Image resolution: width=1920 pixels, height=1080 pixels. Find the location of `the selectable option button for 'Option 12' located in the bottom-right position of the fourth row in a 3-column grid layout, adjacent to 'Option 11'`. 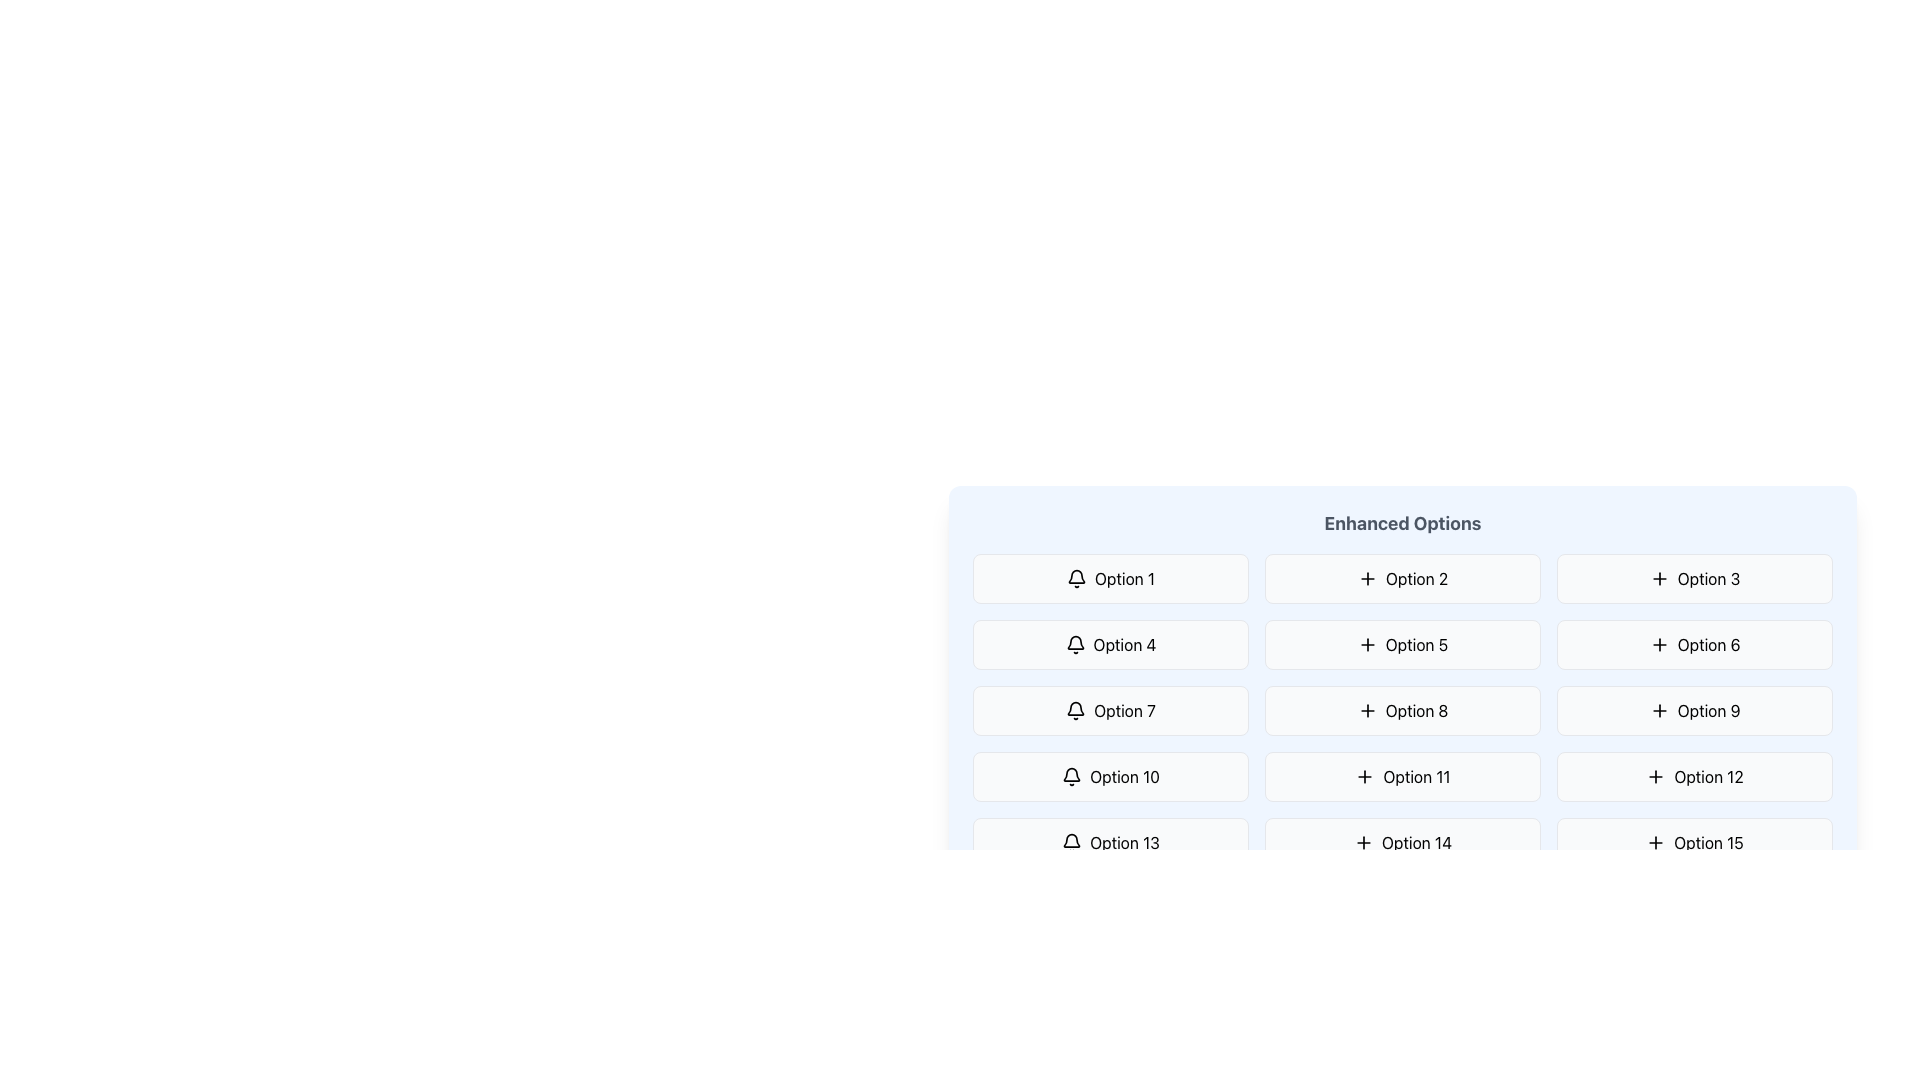

the selectable option button for 'Option 12' located in the bottom-right position of the fourth row in a 3-column grid layout, adjacent to 'Option 11' is located at coordinates (1693, 775).